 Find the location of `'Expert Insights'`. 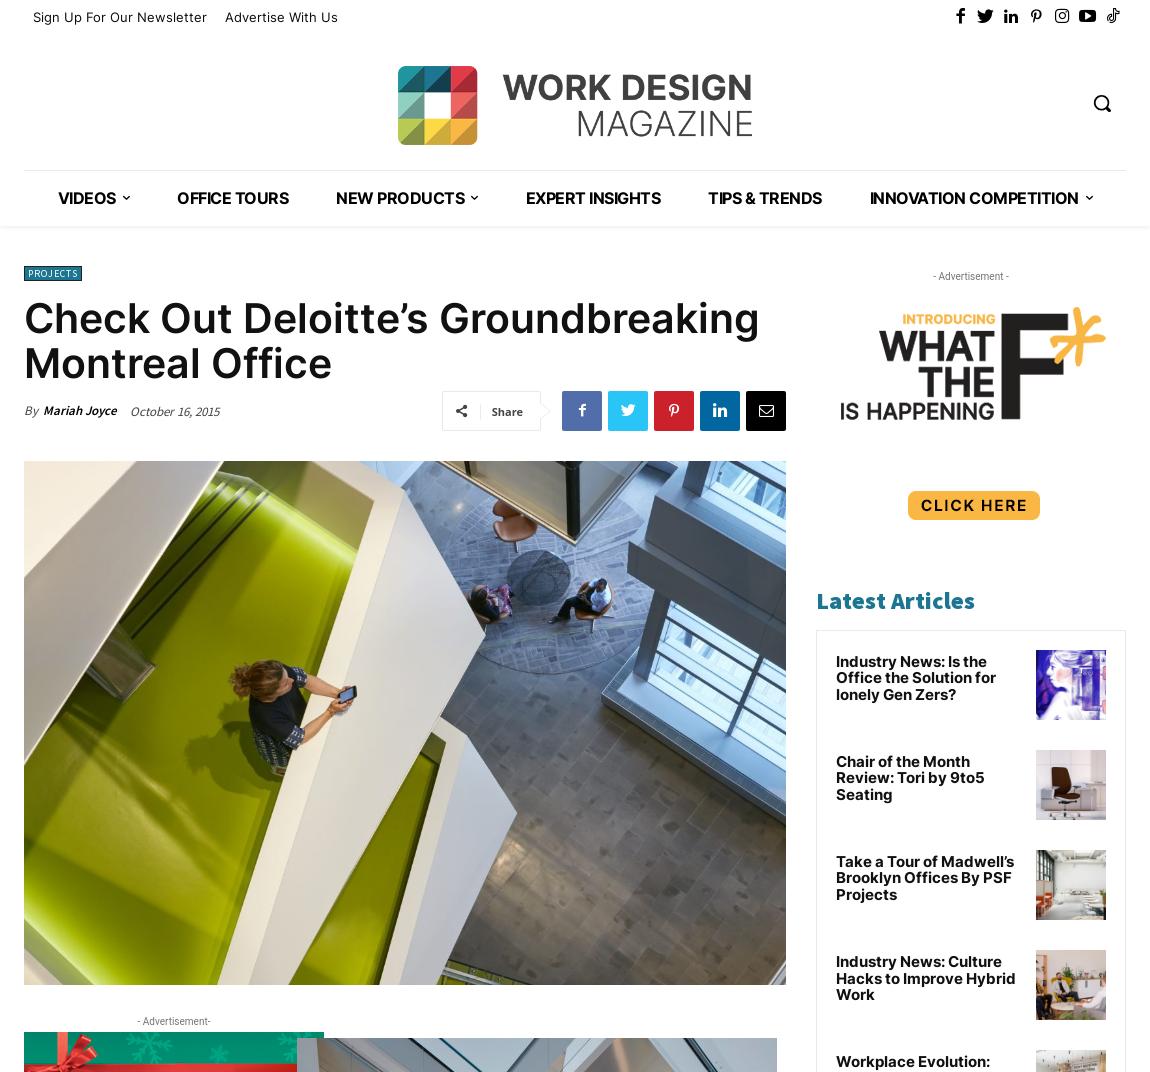

'Expert Insights' is located at coordinates (591, 196).